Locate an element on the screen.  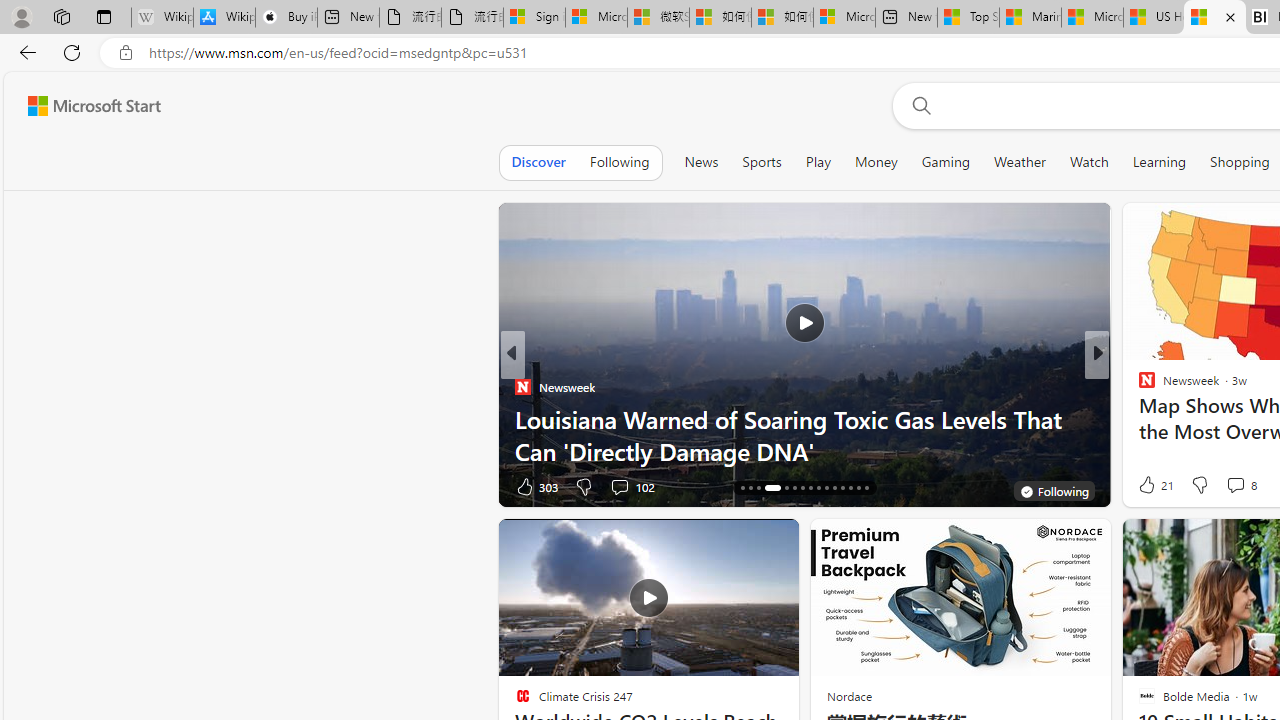
'AutomationID: tab-24' is located at coordinates (818, 488).